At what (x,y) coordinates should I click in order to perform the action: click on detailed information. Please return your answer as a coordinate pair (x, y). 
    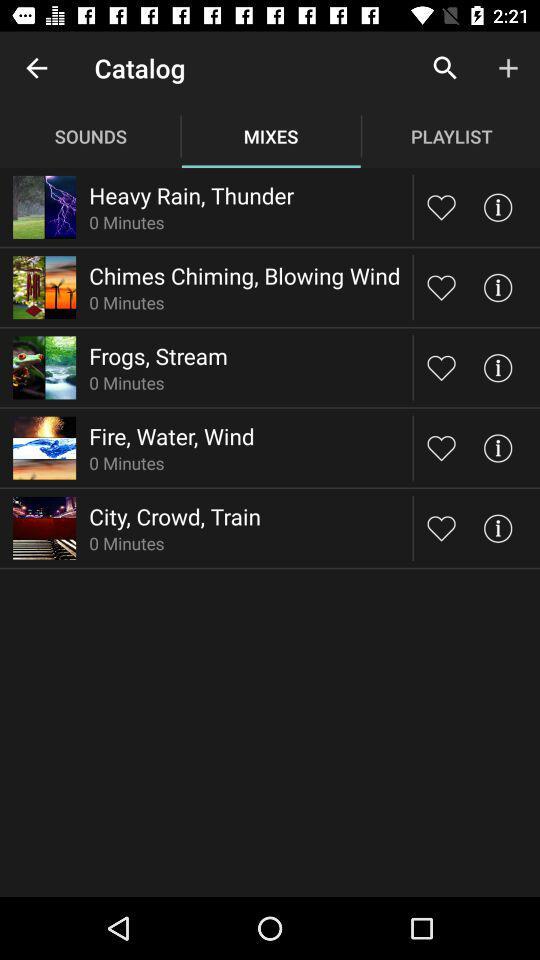
    Looking at the image, I should click on (496, 527).